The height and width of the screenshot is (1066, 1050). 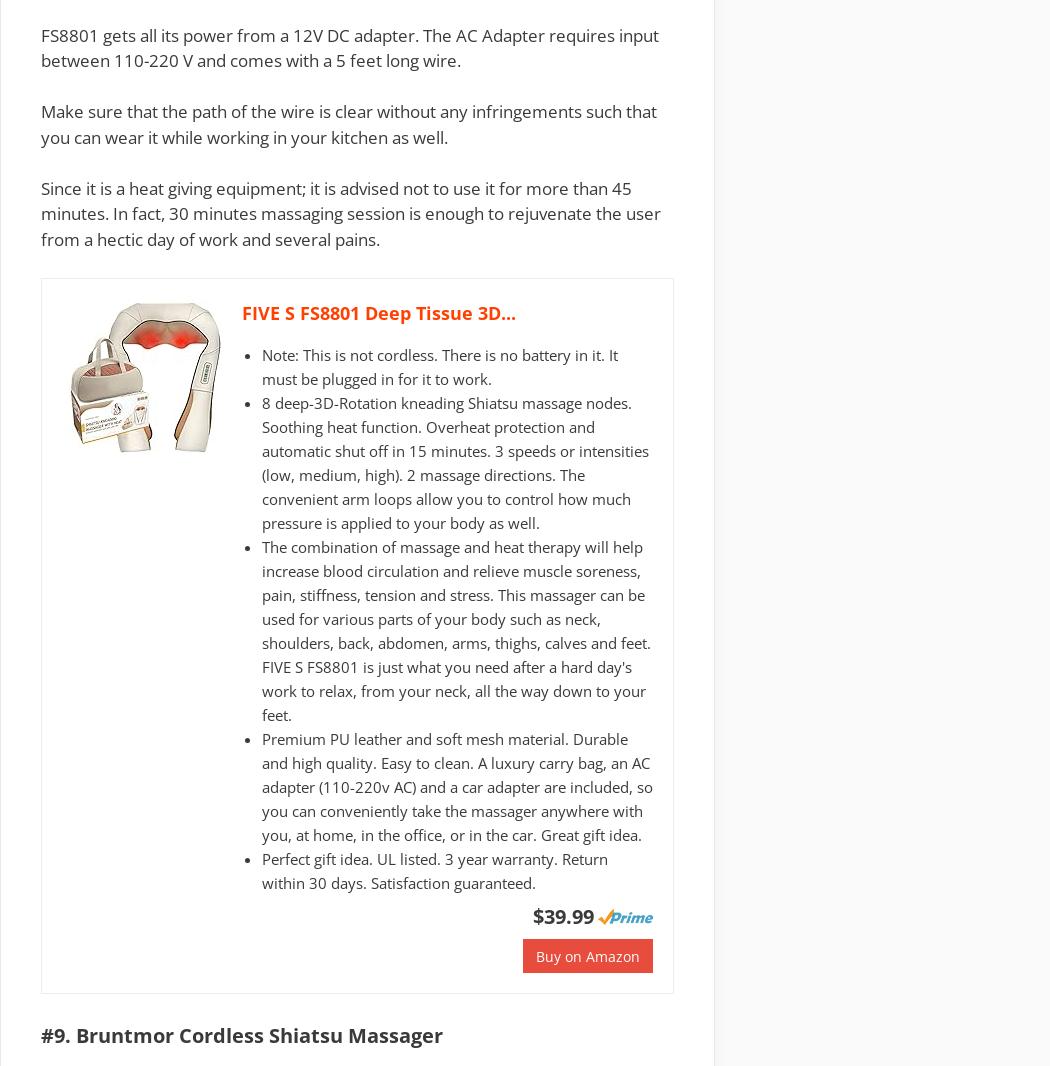 I want to click on 'FIVE S FS8801 Deep Tissue 3D...', so click(x=379, y=312).